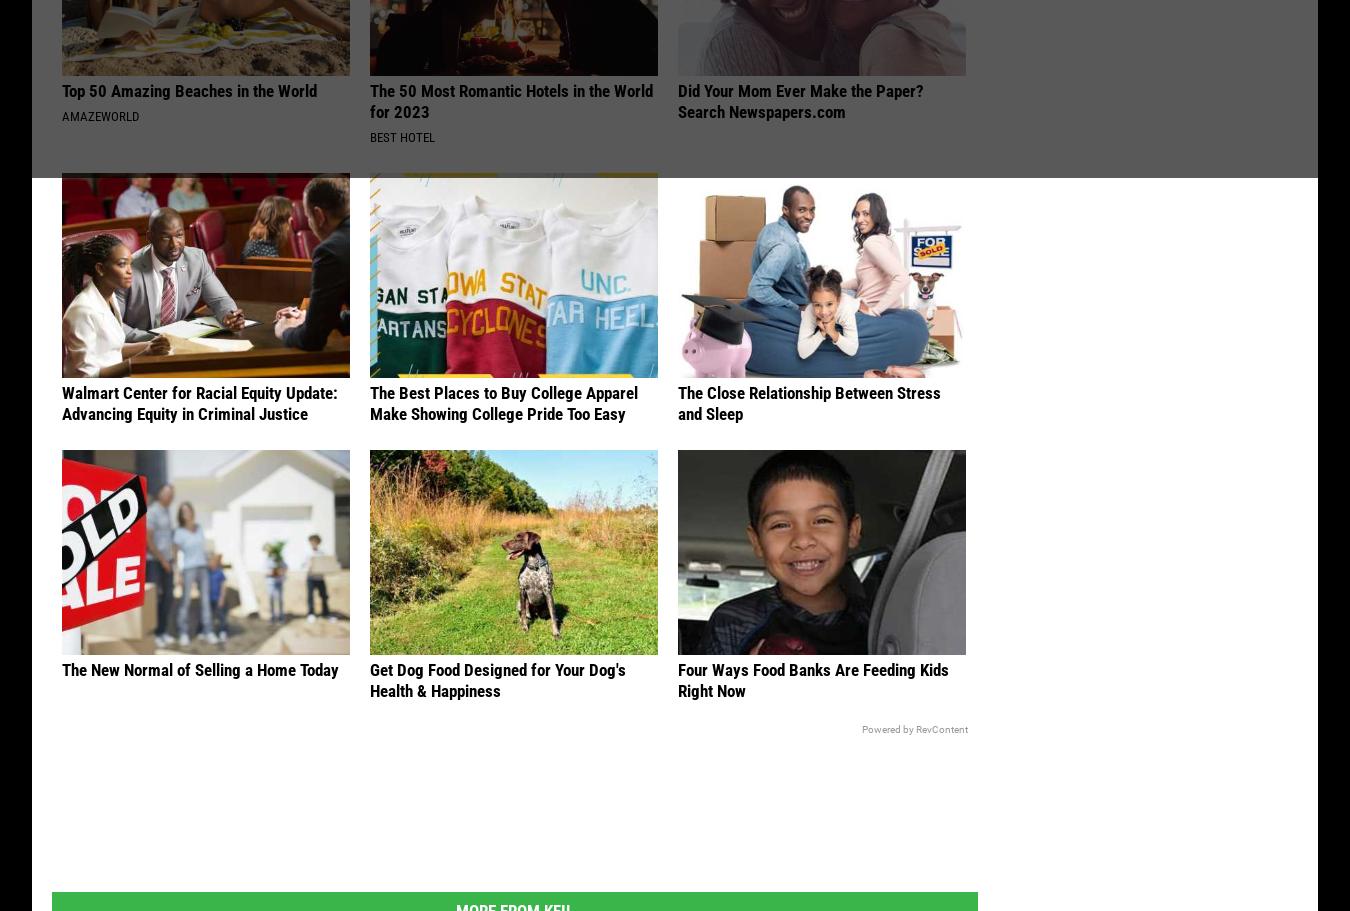  I want to click on 'Did Your Mom Ever Make the Paper? Search Newspapers.com', so click(800, 104).